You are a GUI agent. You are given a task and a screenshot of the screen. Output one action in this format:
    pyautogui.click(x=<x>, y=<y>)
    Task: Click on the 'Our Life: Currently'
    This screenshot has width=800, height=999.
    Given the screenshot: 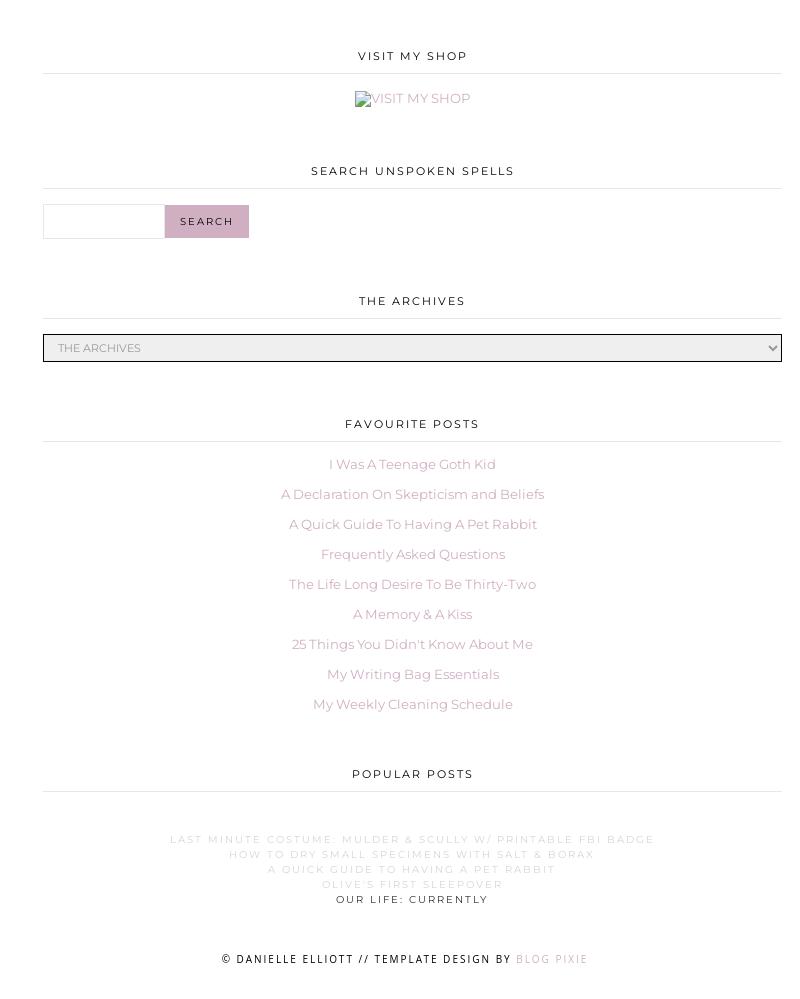 What is the action you would take?
    pyautogui.click(x=412, y=899)
    